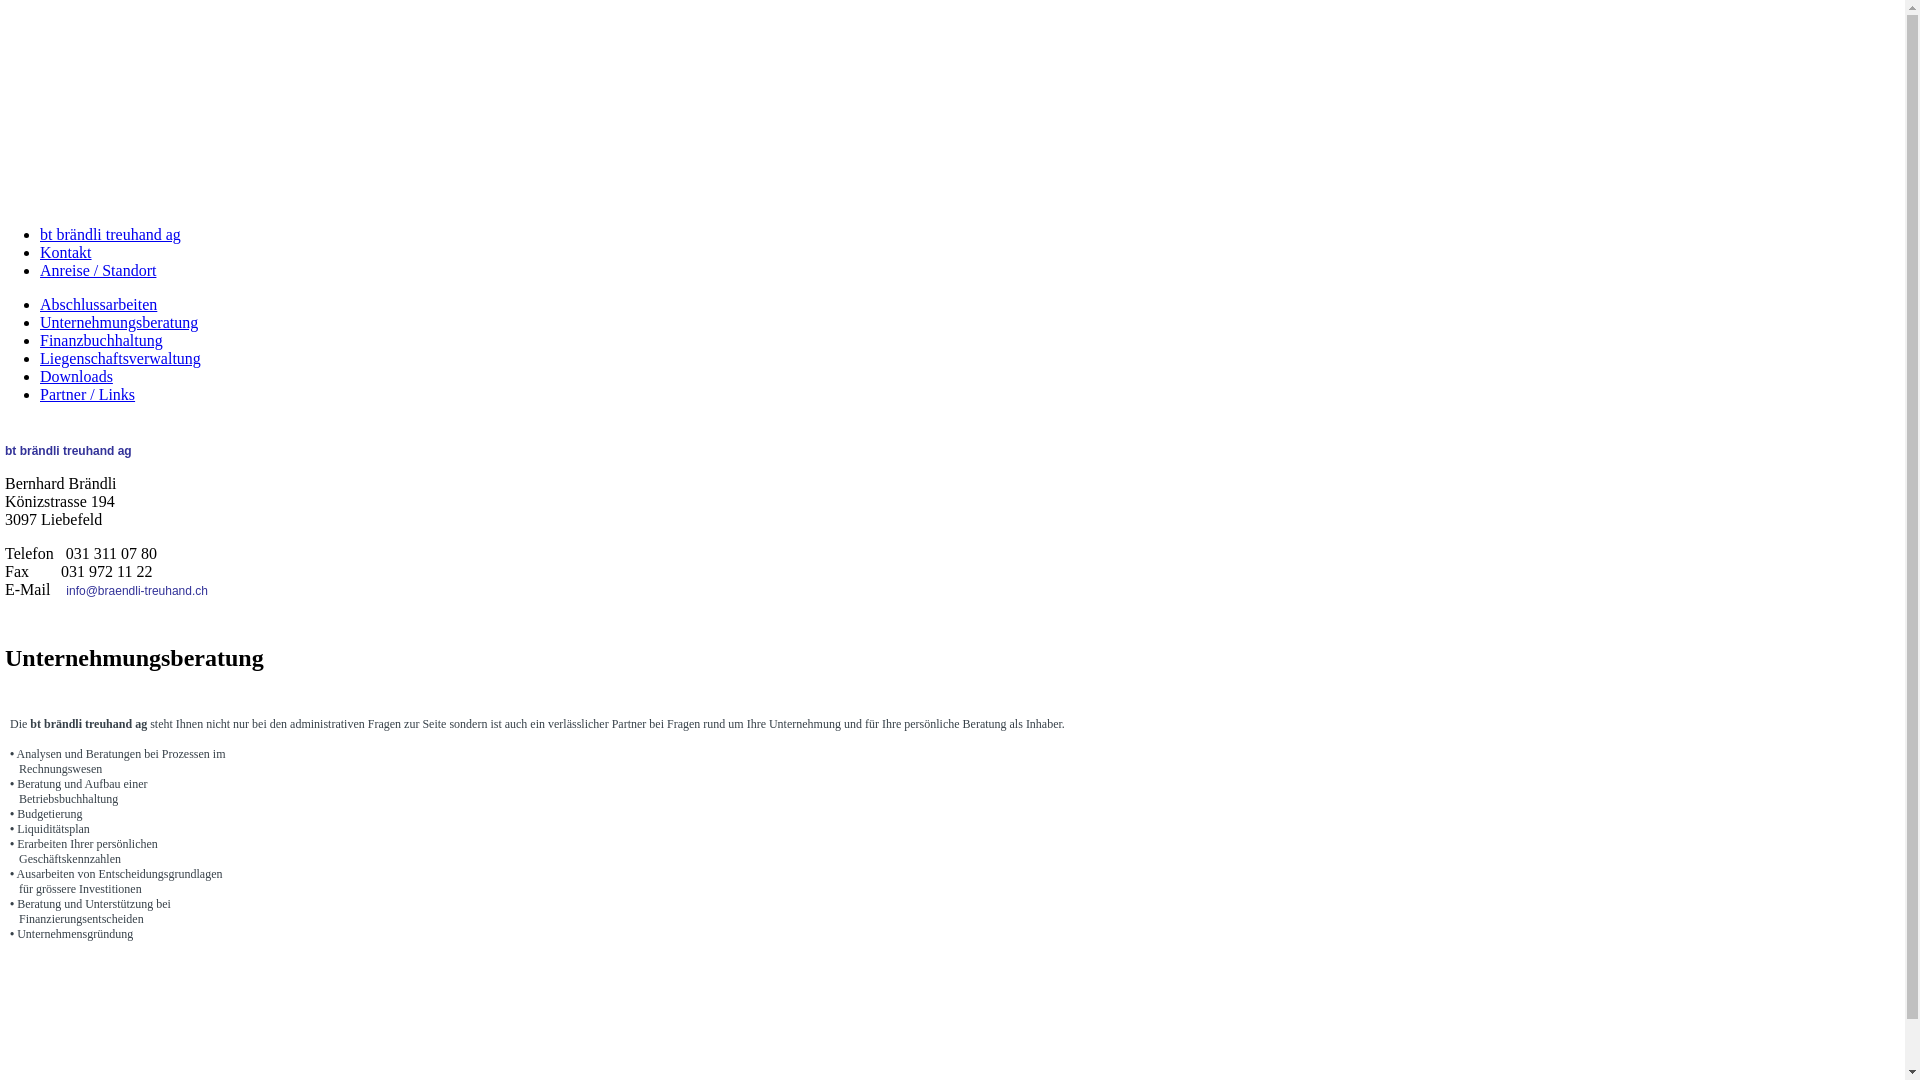  What do you see at coordinates (76, 376) in the screenshot?
I see `'Downloads'` at bounding box center [76, 376].